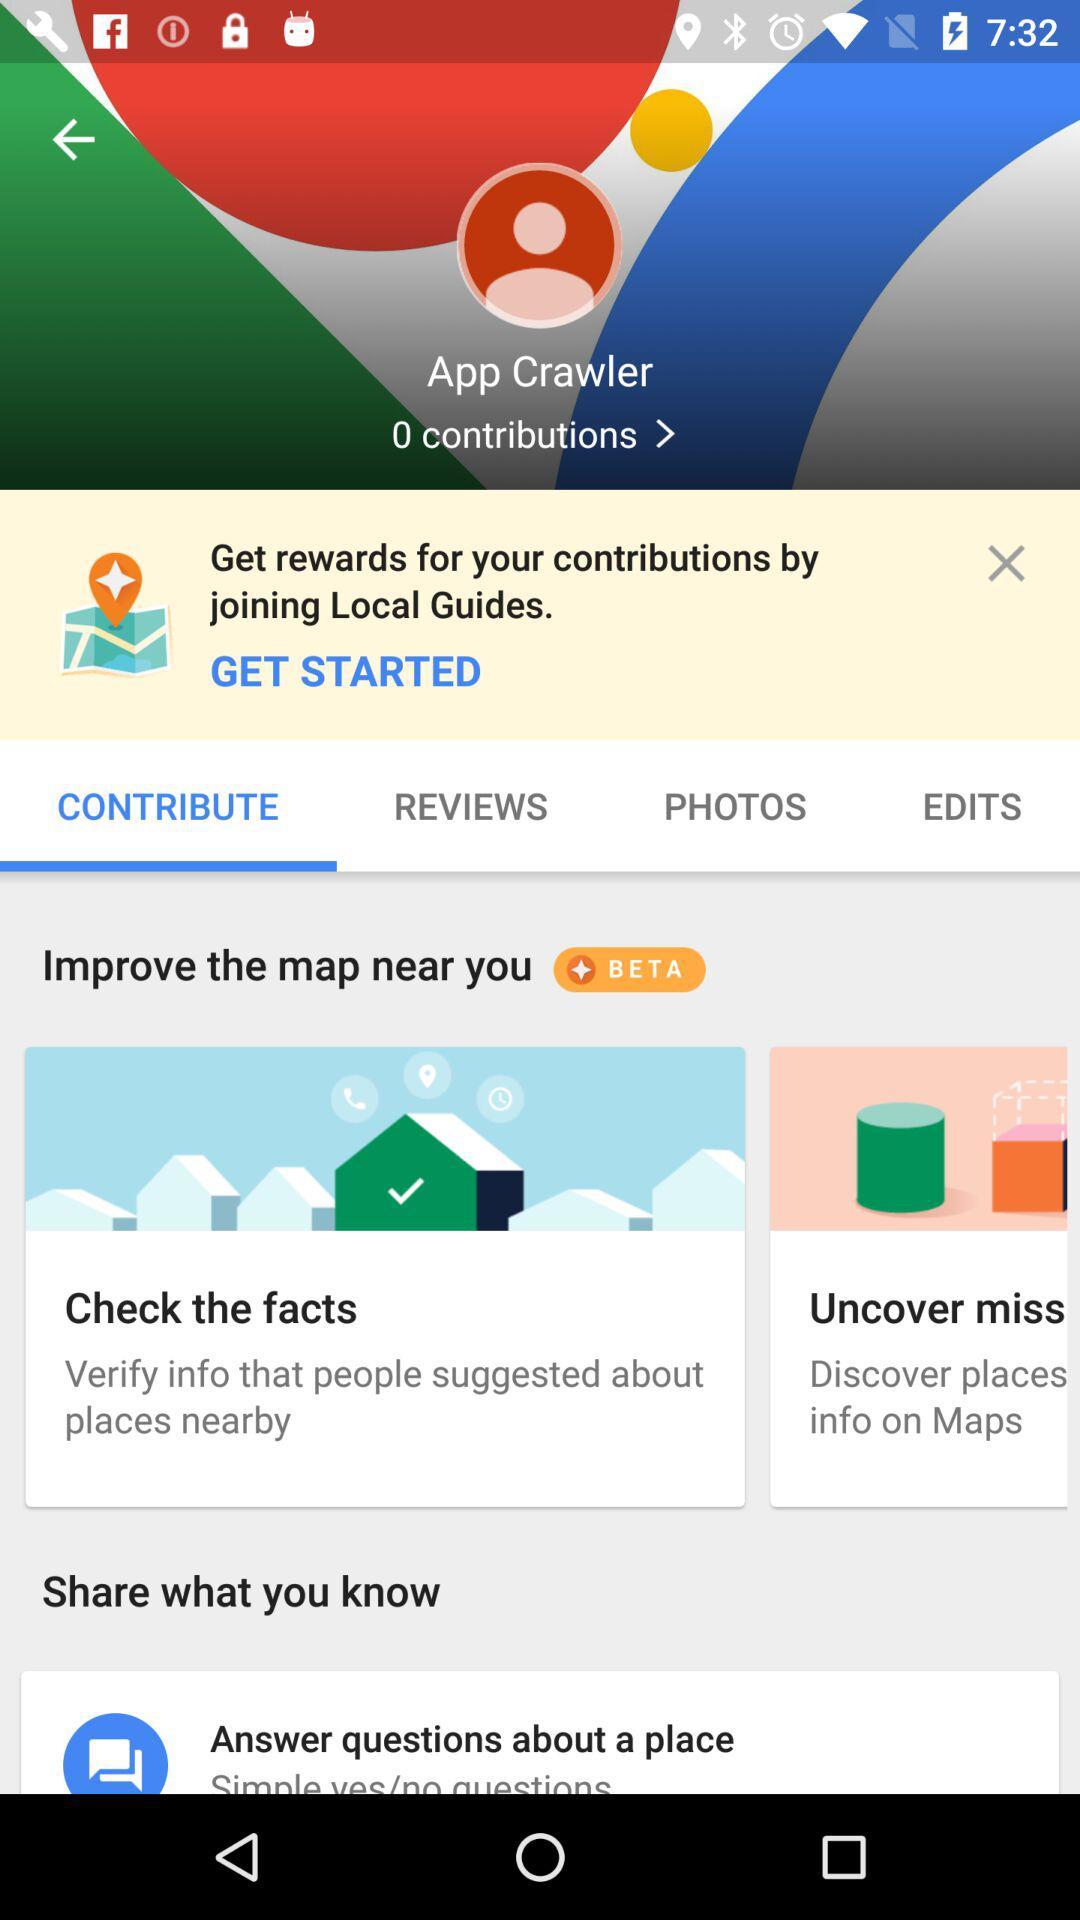  Describe the element at coordinates (971, 805) in the screenshot. I see `app next to photos item` at that location.